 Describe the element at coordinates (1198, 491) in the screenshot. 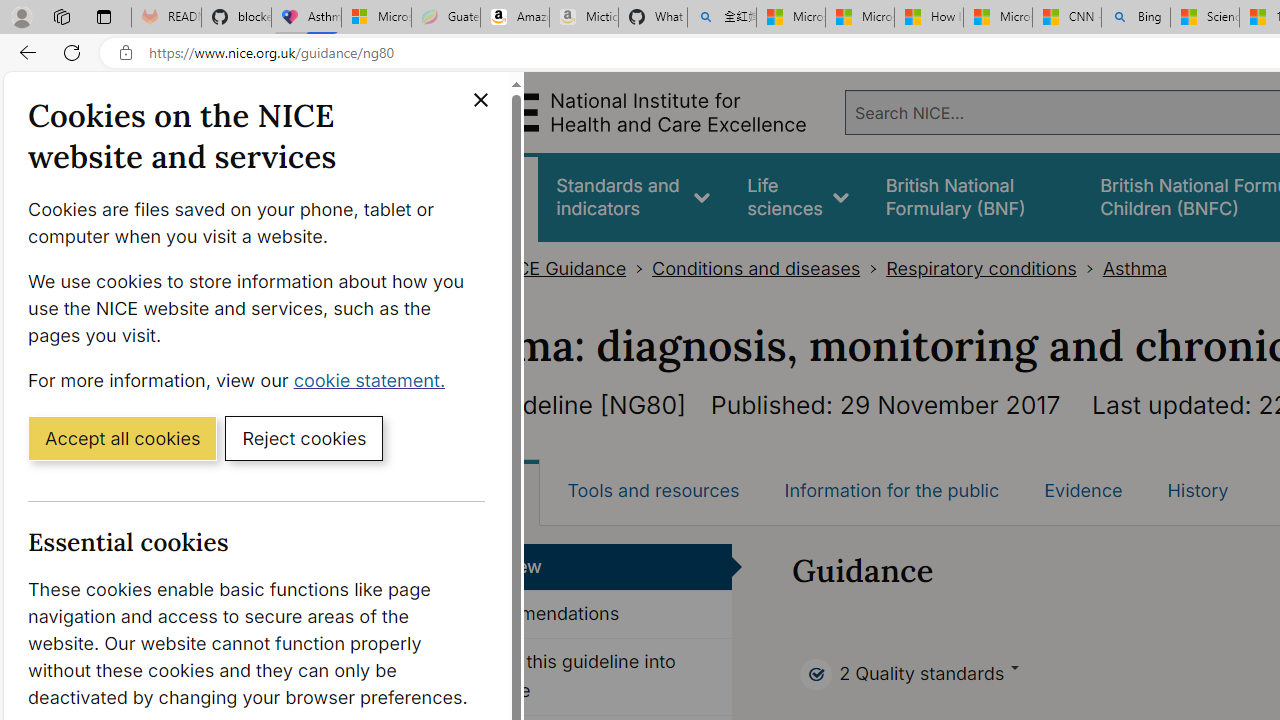

I see `'History'` at that location.